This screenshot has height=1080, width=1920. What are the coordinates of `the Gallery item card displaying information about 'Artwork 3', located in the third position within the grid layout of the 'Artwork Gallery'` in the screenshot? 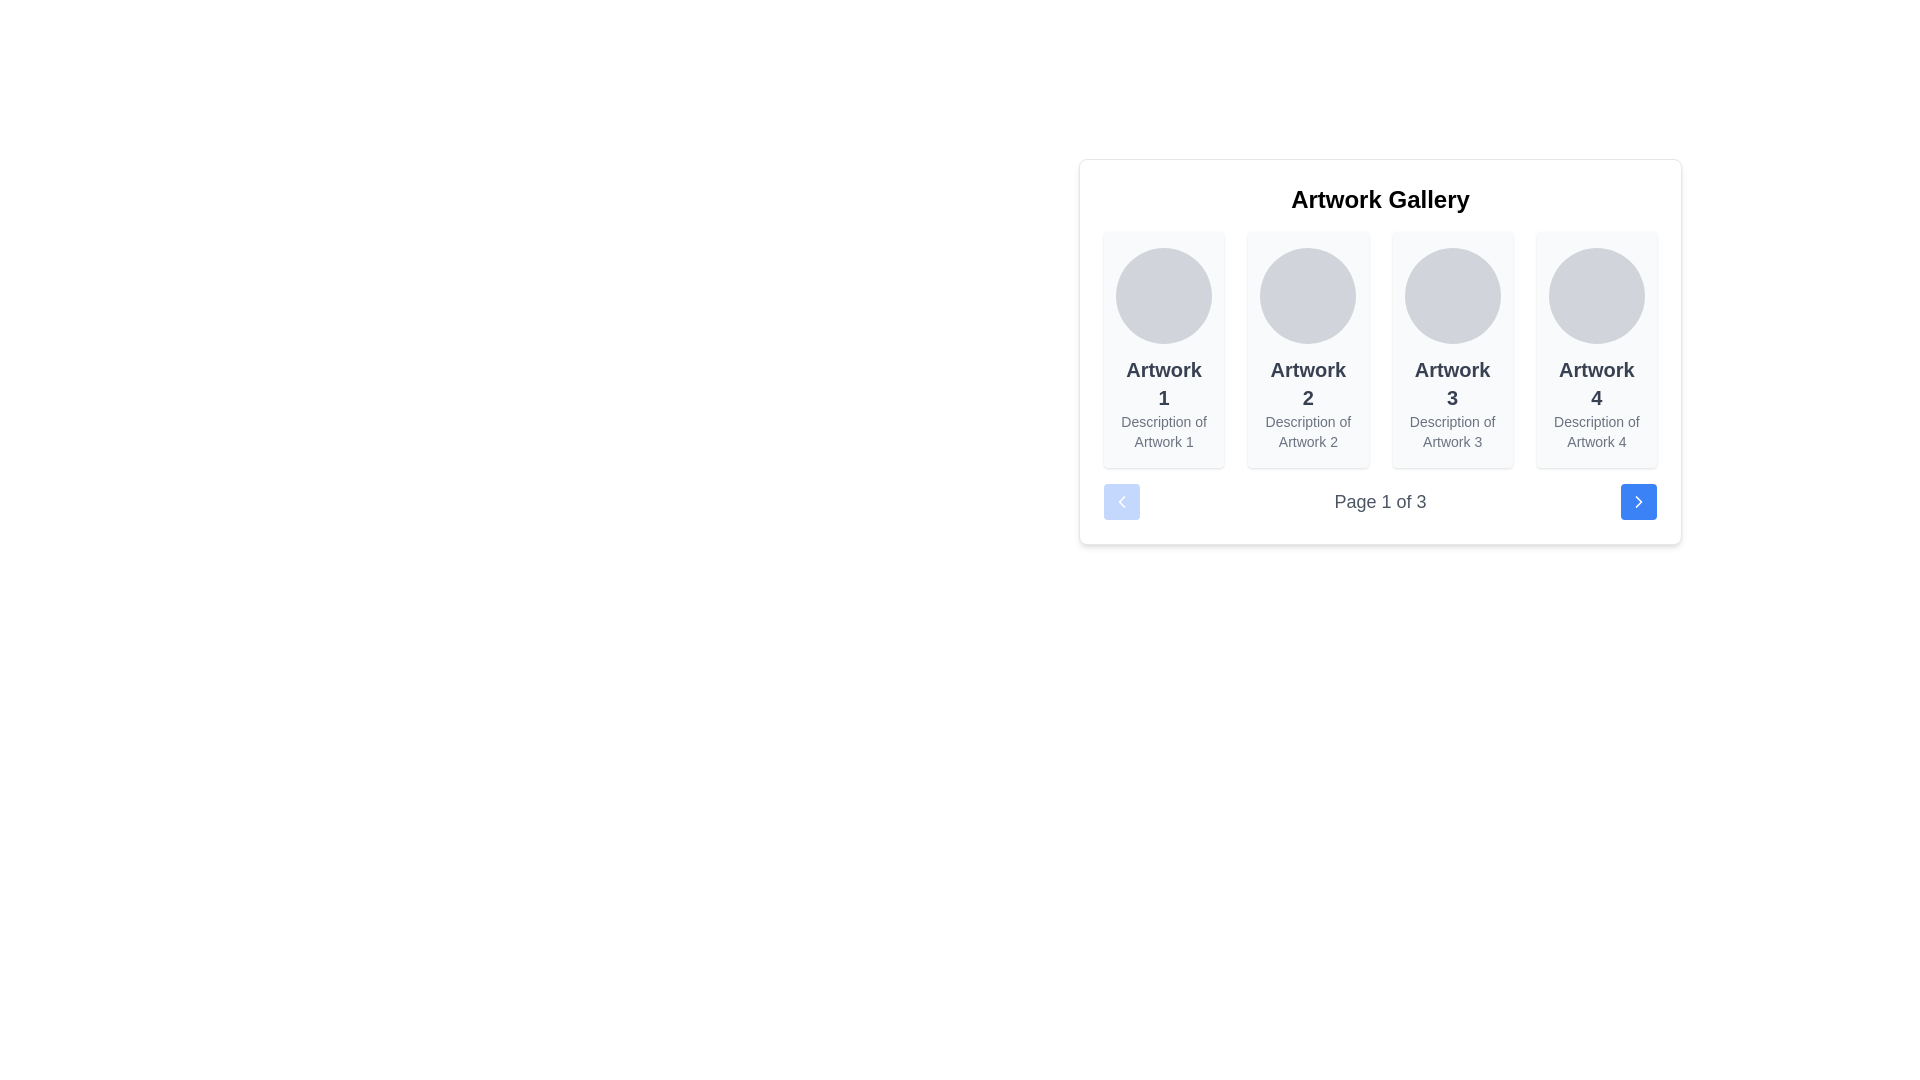 It's located at (1452, 349).